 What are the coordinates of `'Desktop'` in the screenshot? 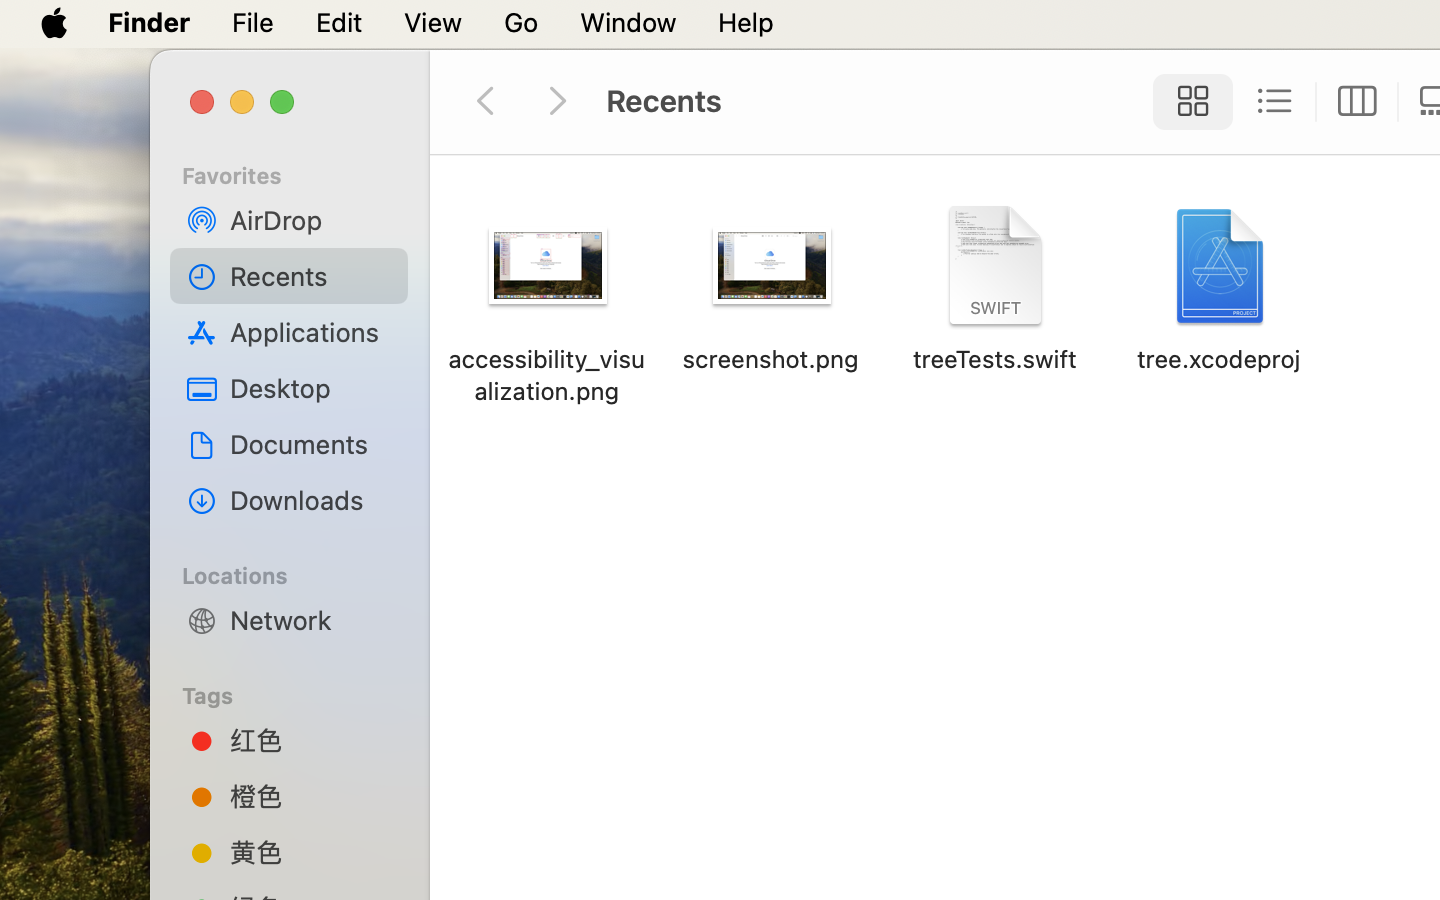 It's located at (311, 387).